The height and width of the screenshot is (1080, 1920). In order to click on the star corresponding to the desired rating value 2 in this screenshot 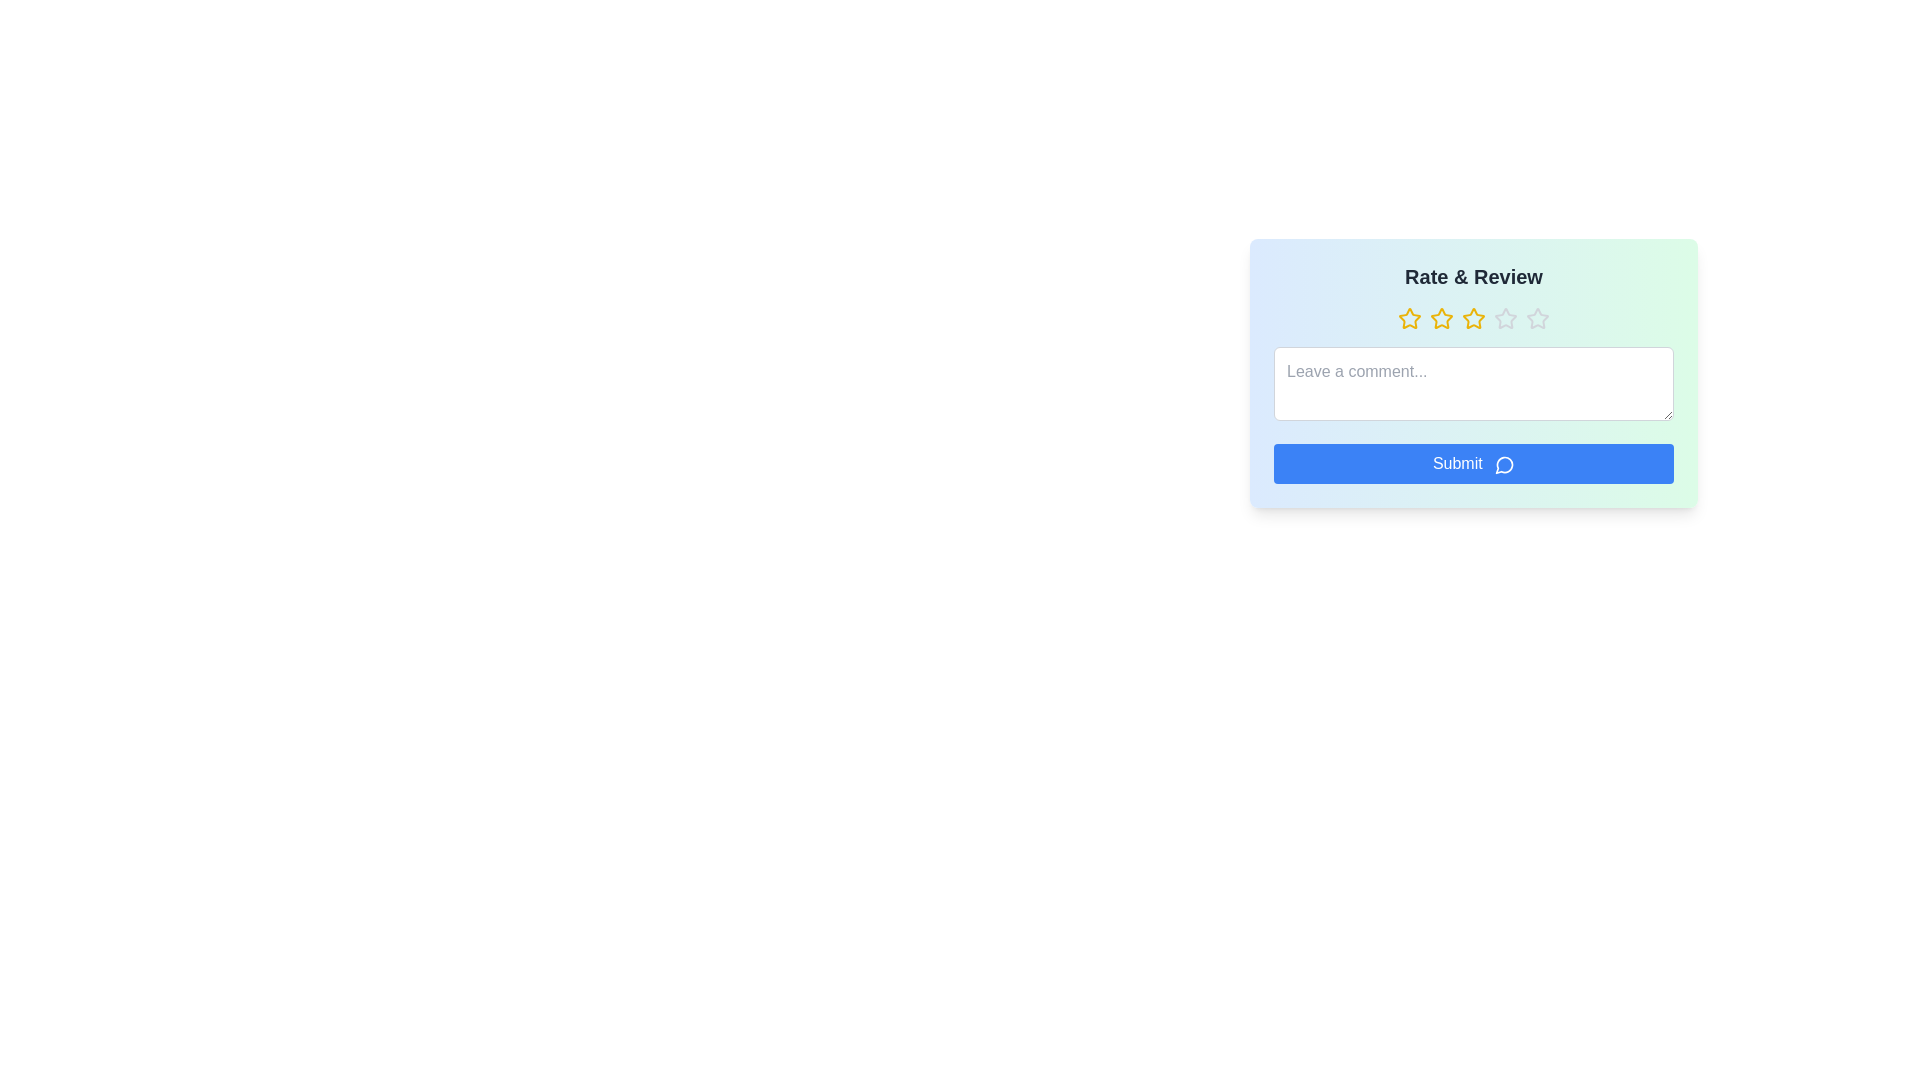, I will do `click(1441, 318)`.